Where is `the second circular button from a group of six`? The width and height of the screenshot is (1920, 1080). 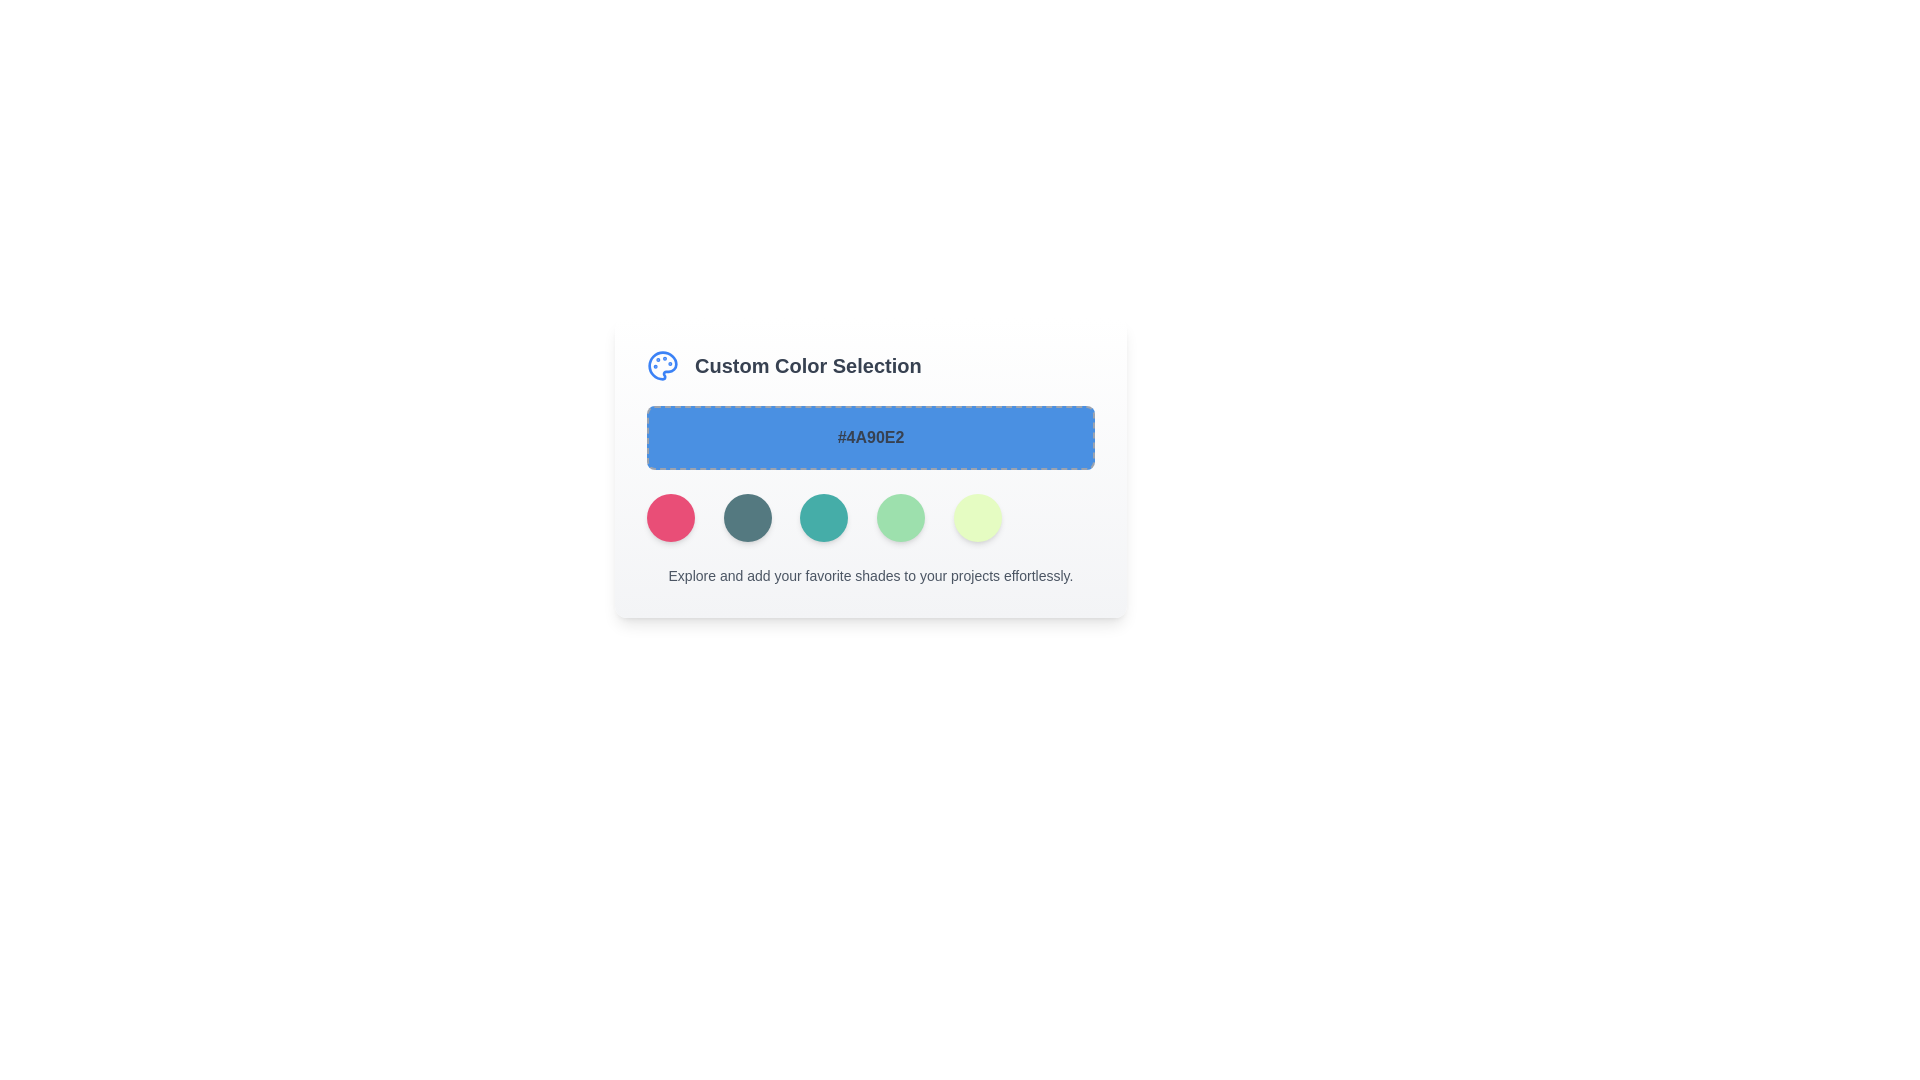
the second circular button from a group of six is located at coordinates (746, 516).